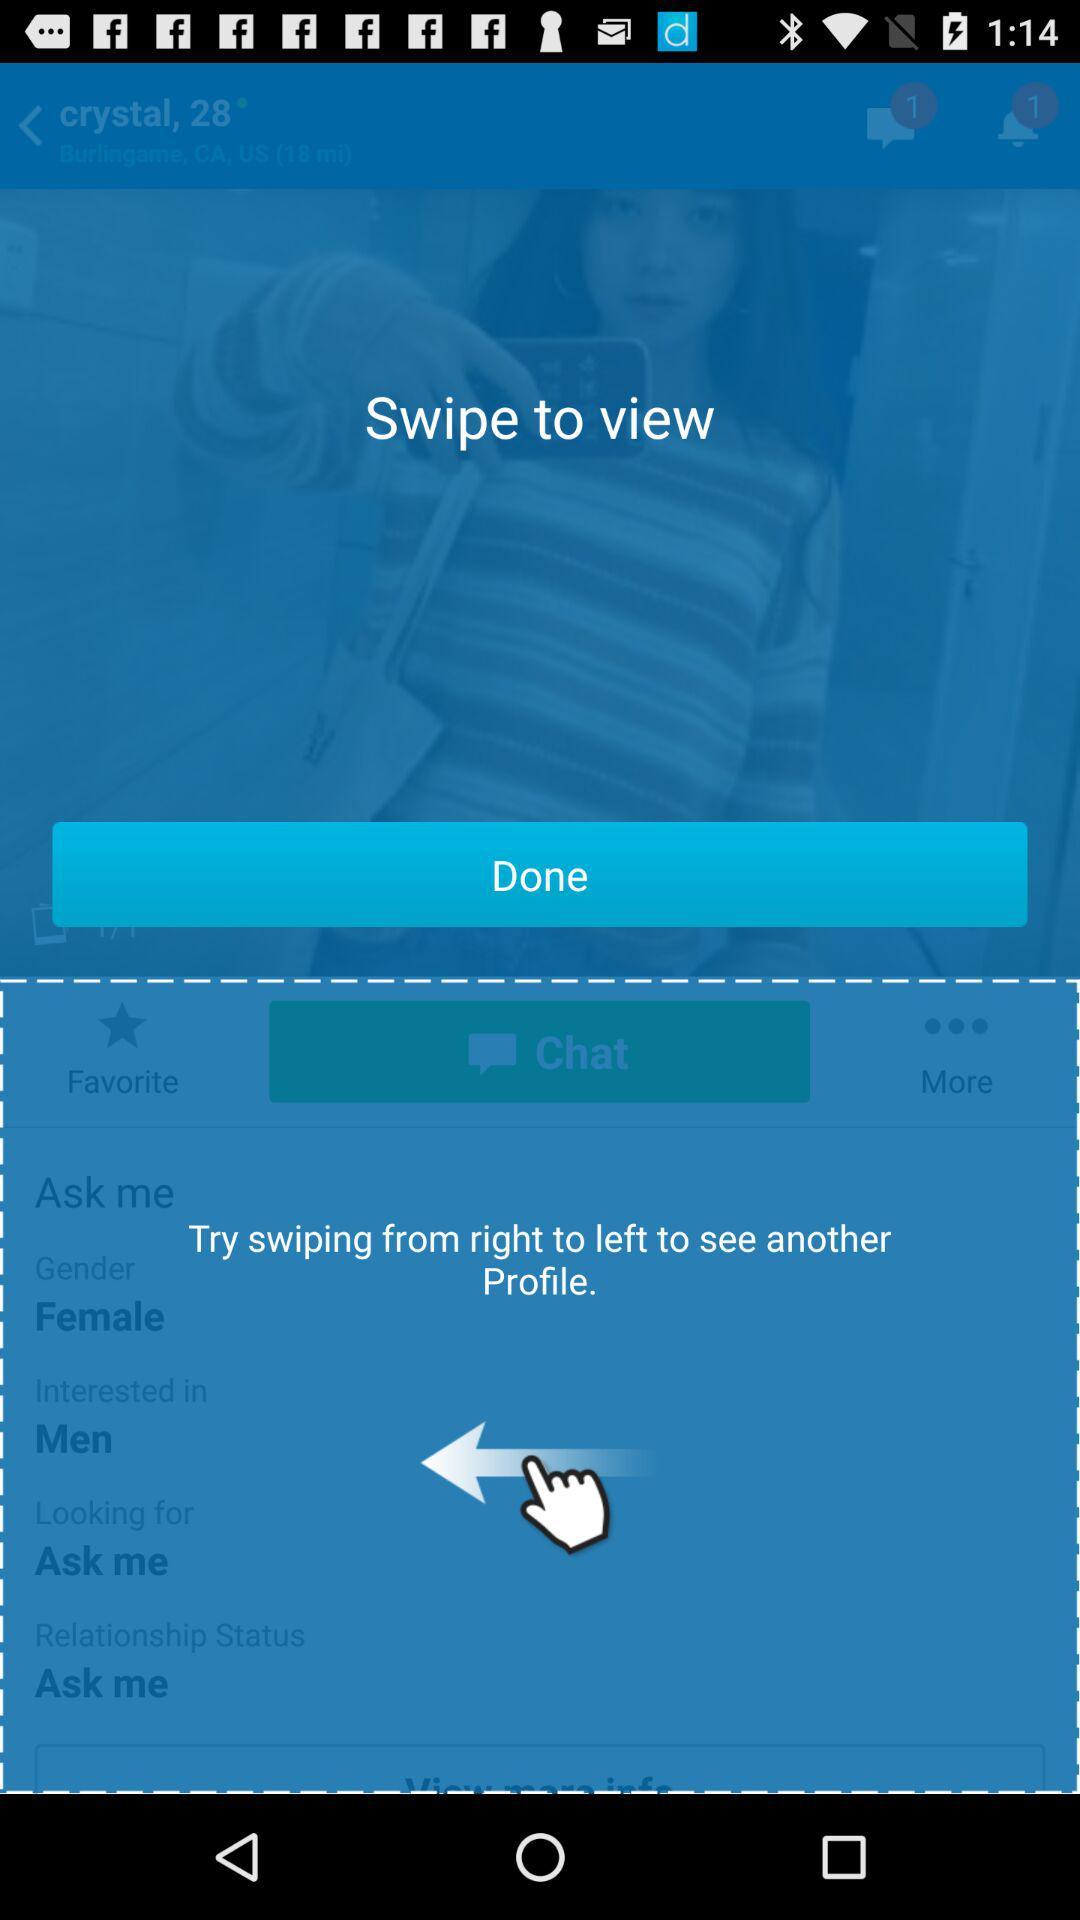 This screenshot has height=1920, width=1080. I want to click on the app below the swipe to view item, so click(540, 874).